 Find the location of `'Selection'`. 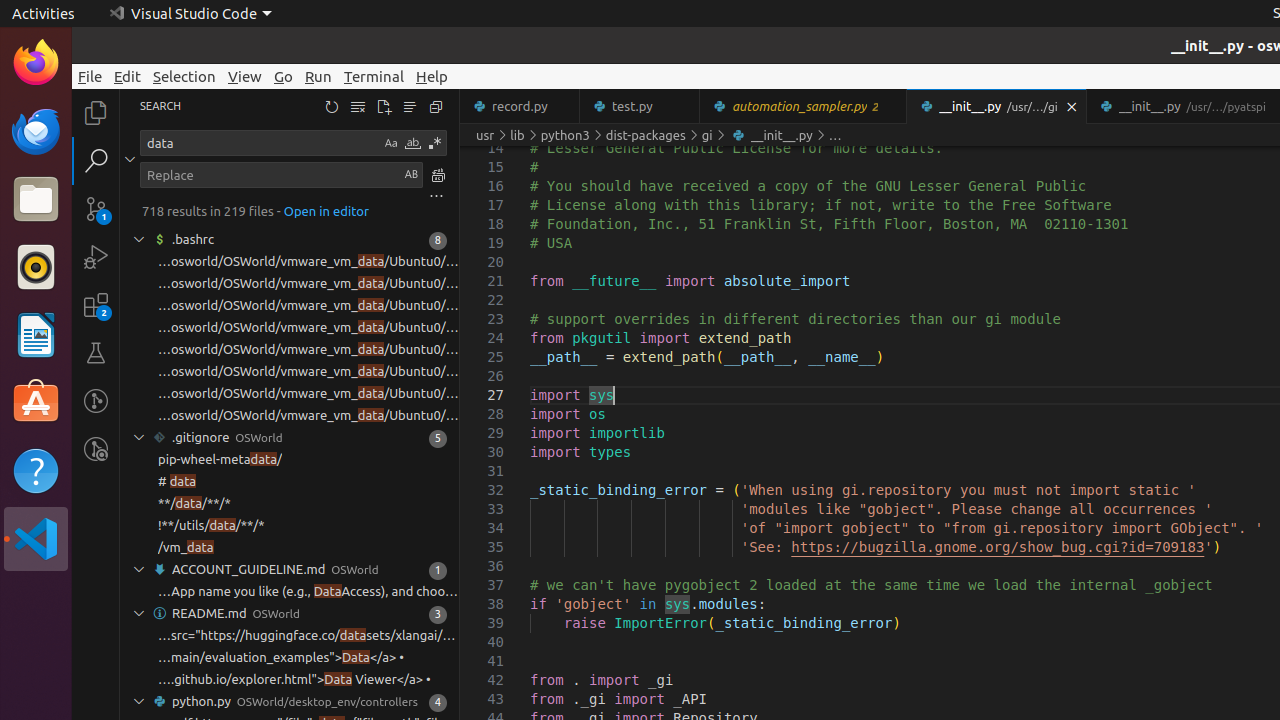

'Selection' is located at coordinates (184, 75).